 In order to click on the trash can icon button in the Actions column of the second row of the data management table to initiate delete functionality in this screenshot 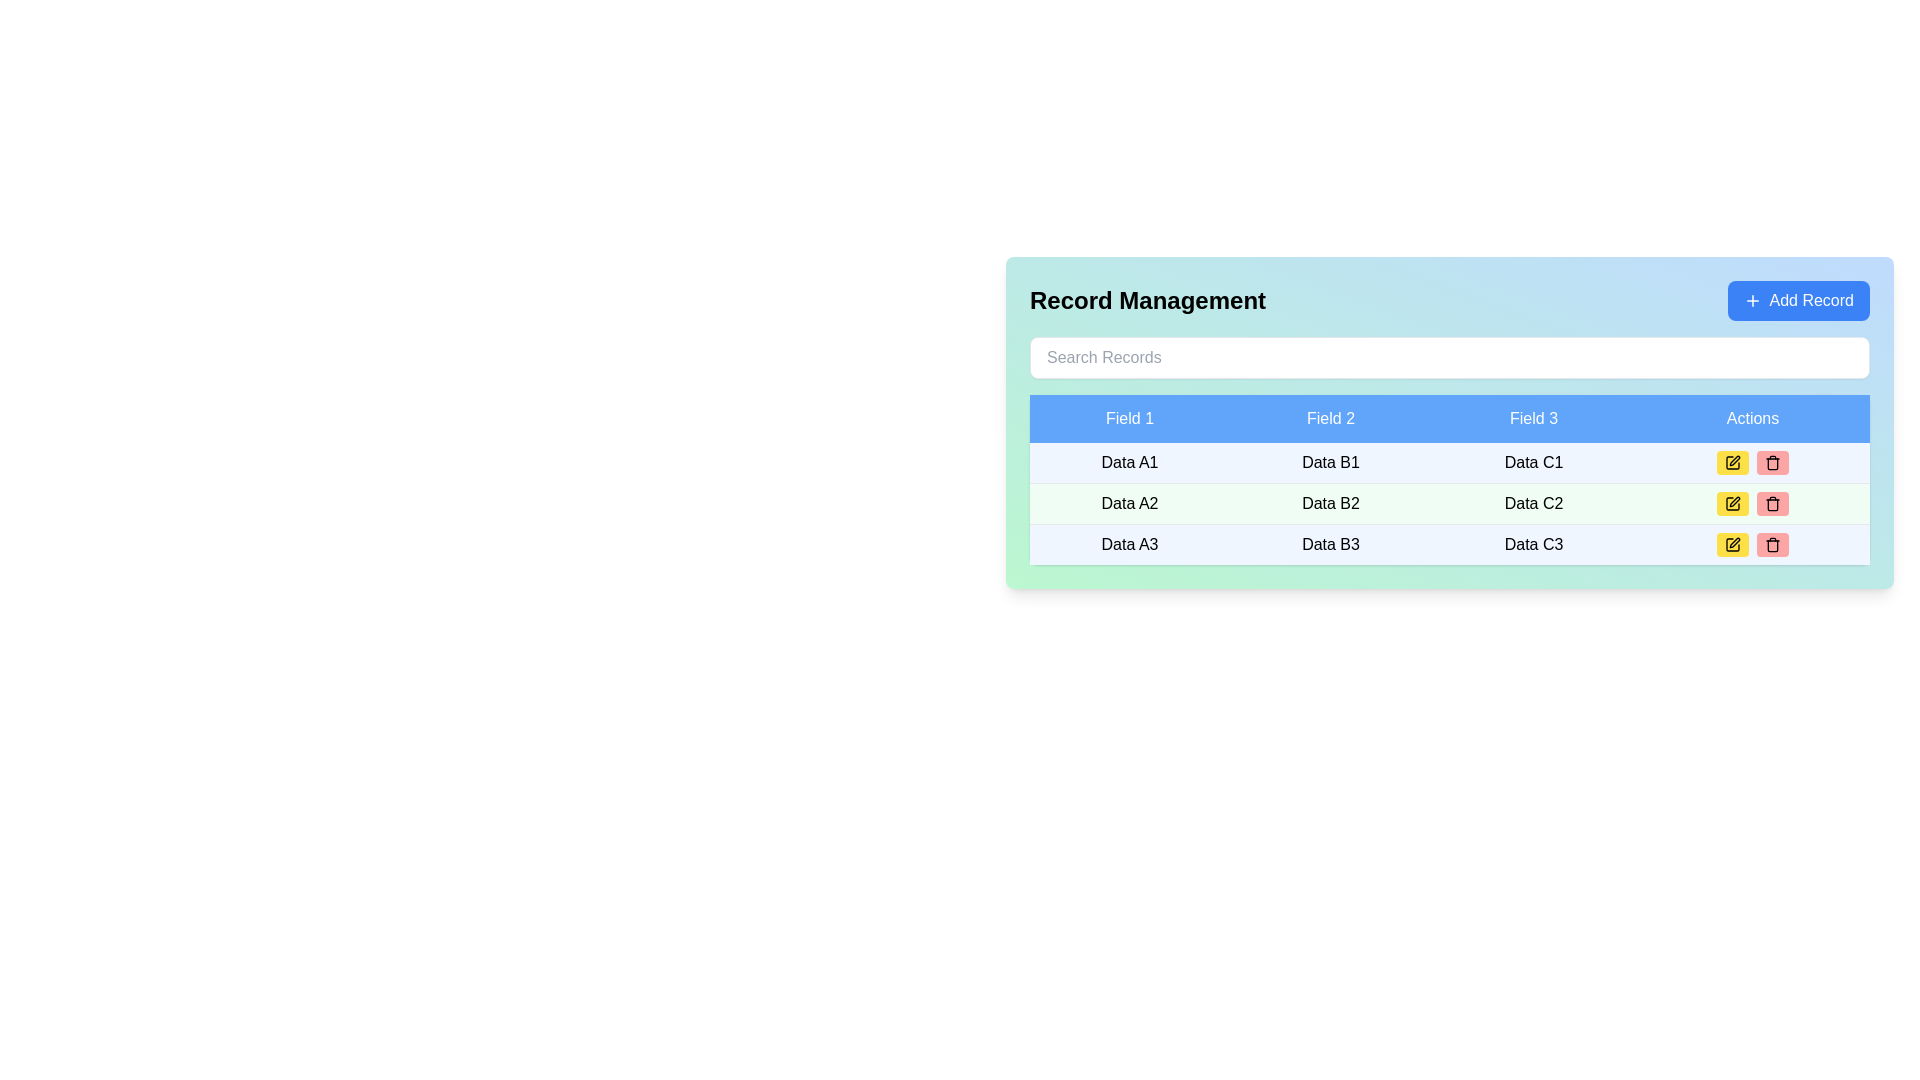, I will do `click(1772, 503)`.